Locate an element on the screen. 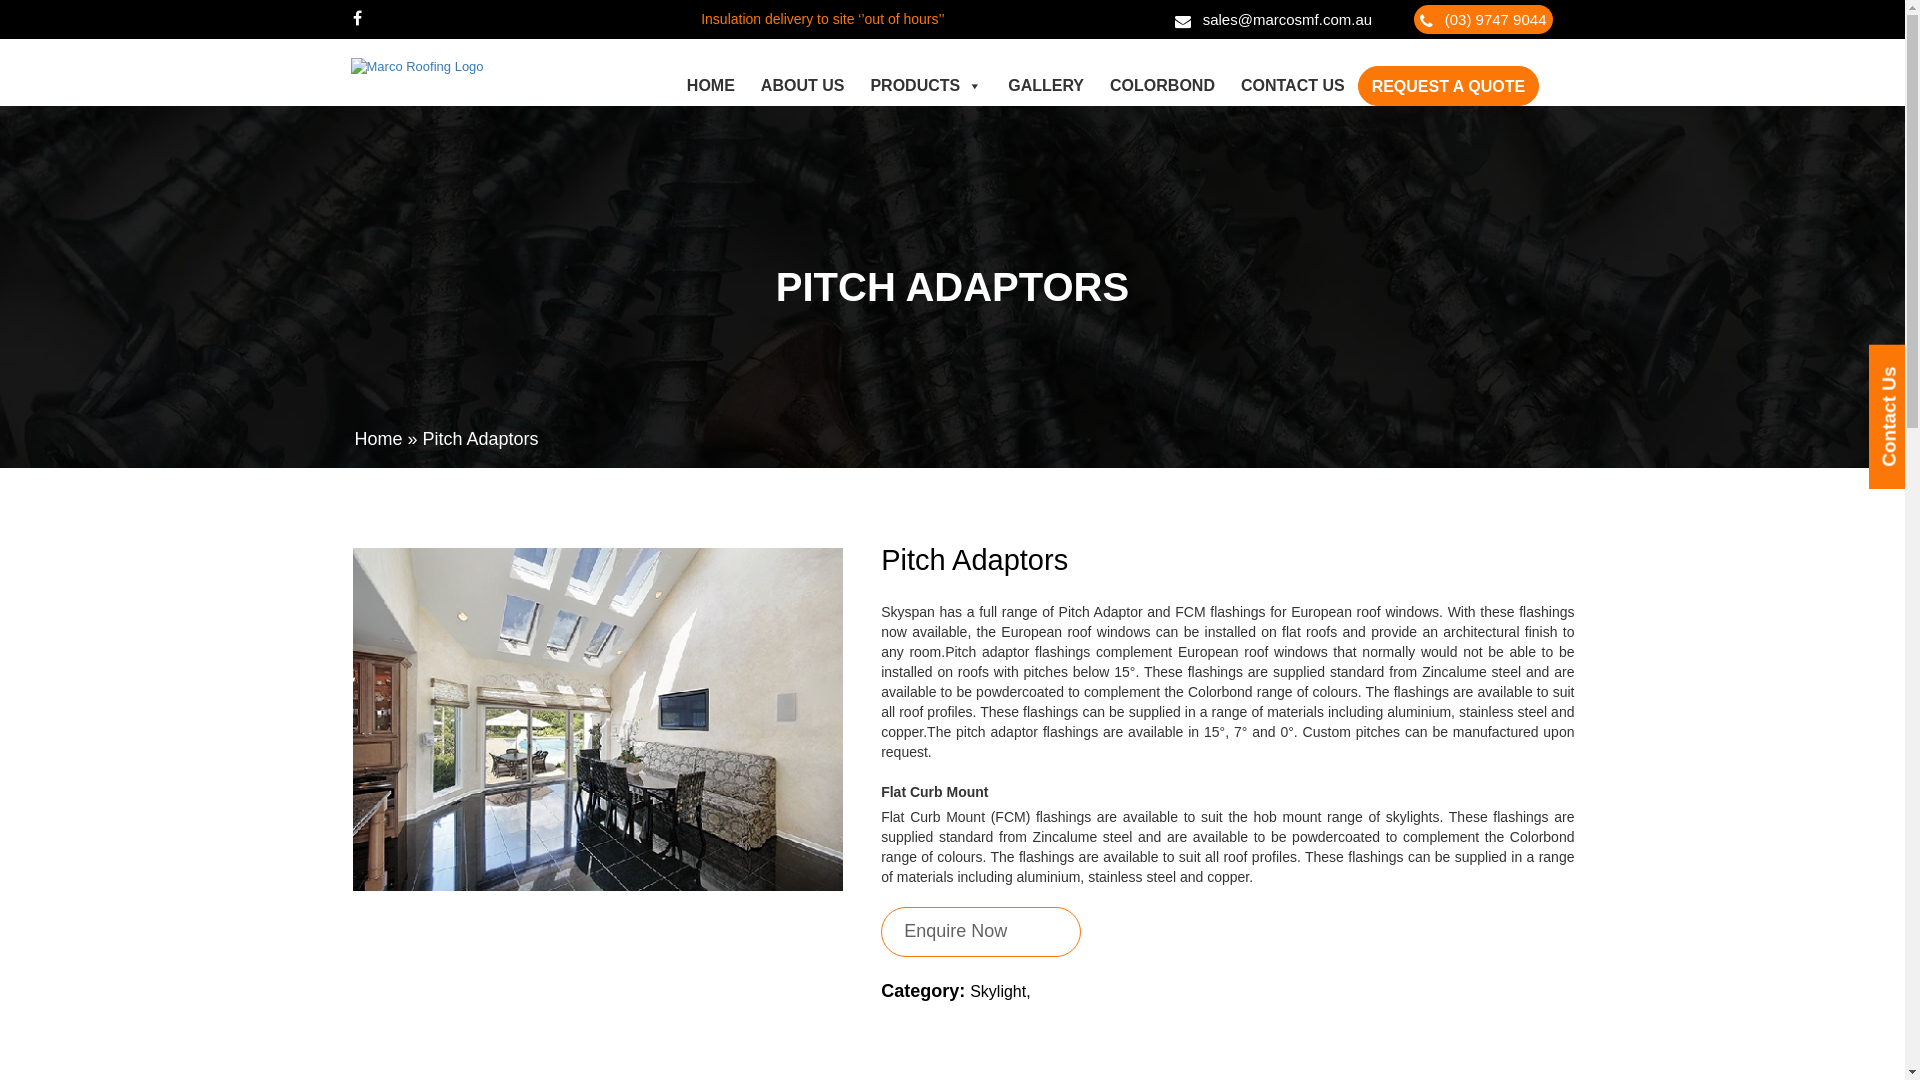 The width and height of the screenshot is (1920, 1080). 'Enquire Now' is located at coordinates (980, 932).